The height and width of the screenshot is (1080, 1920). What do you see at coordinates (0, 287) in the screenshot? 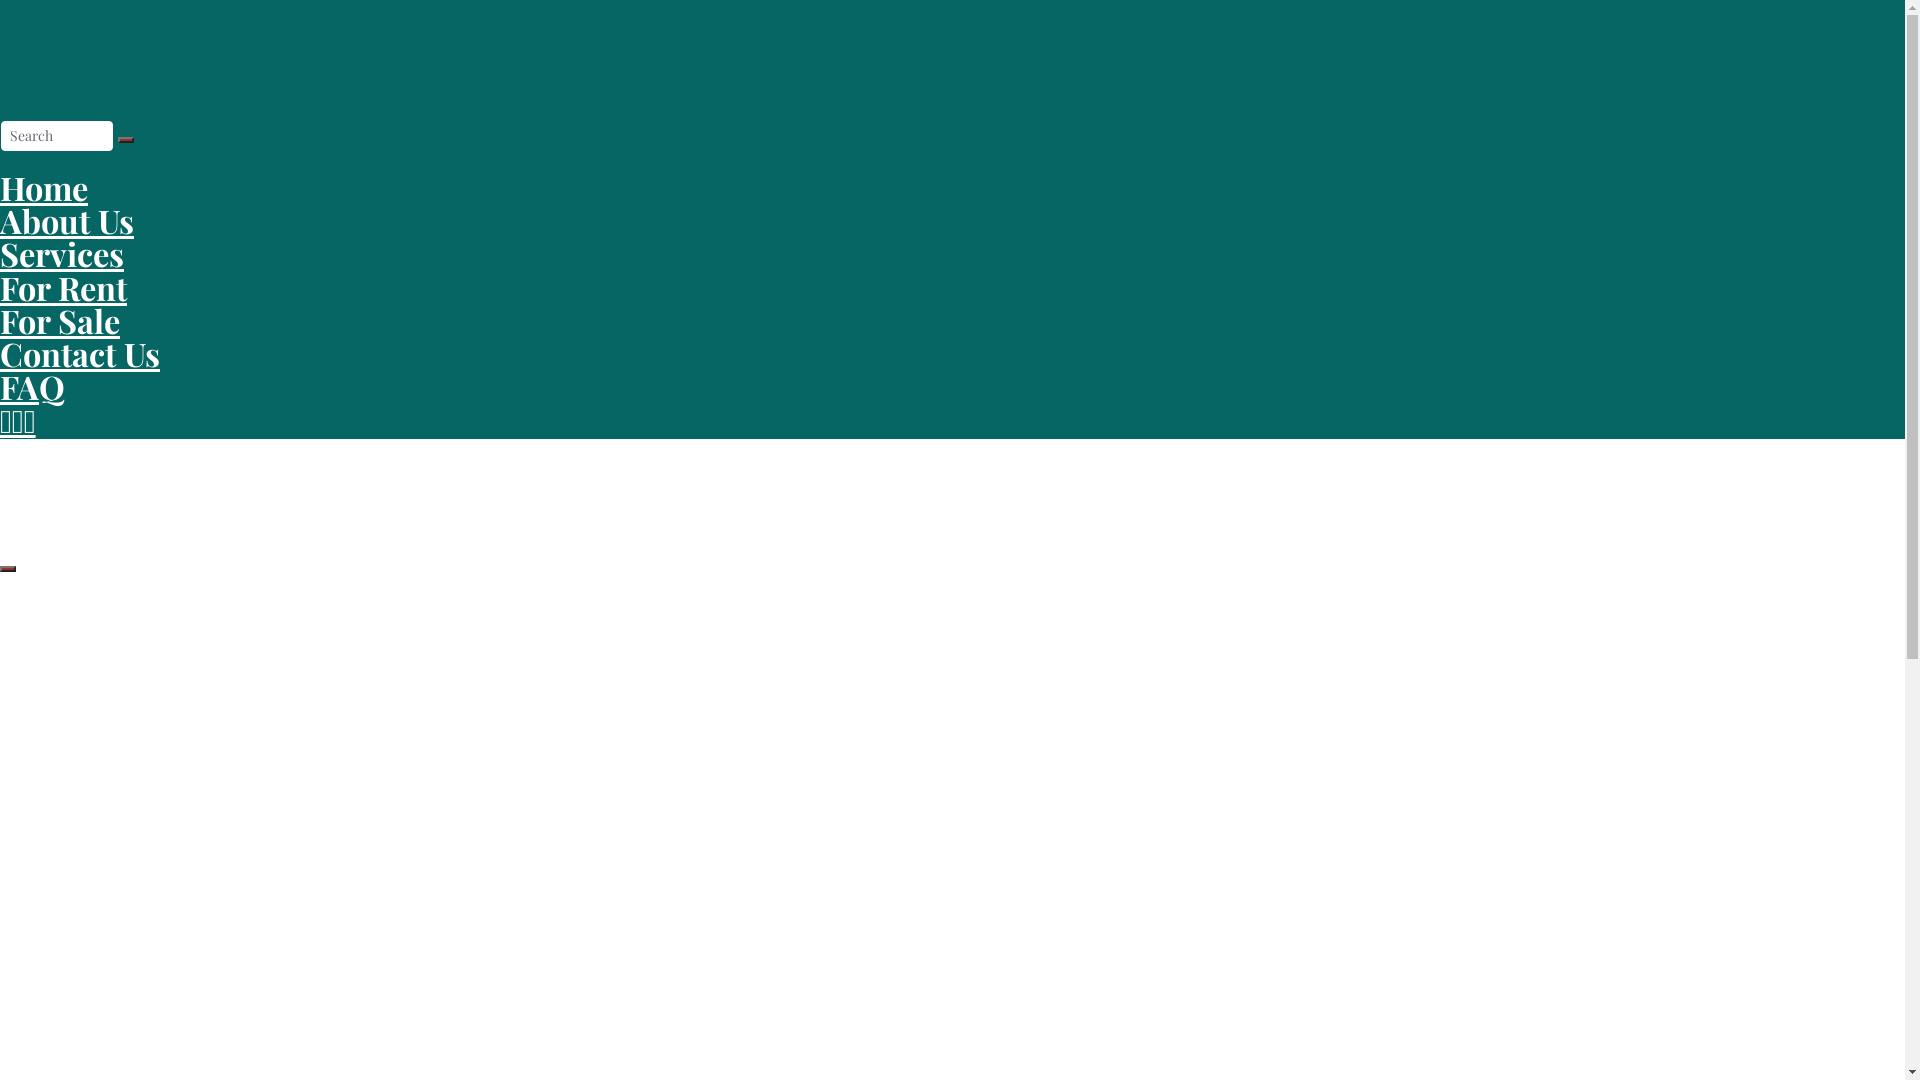
I see `'For Rent'` at bounding box center [0, 287].